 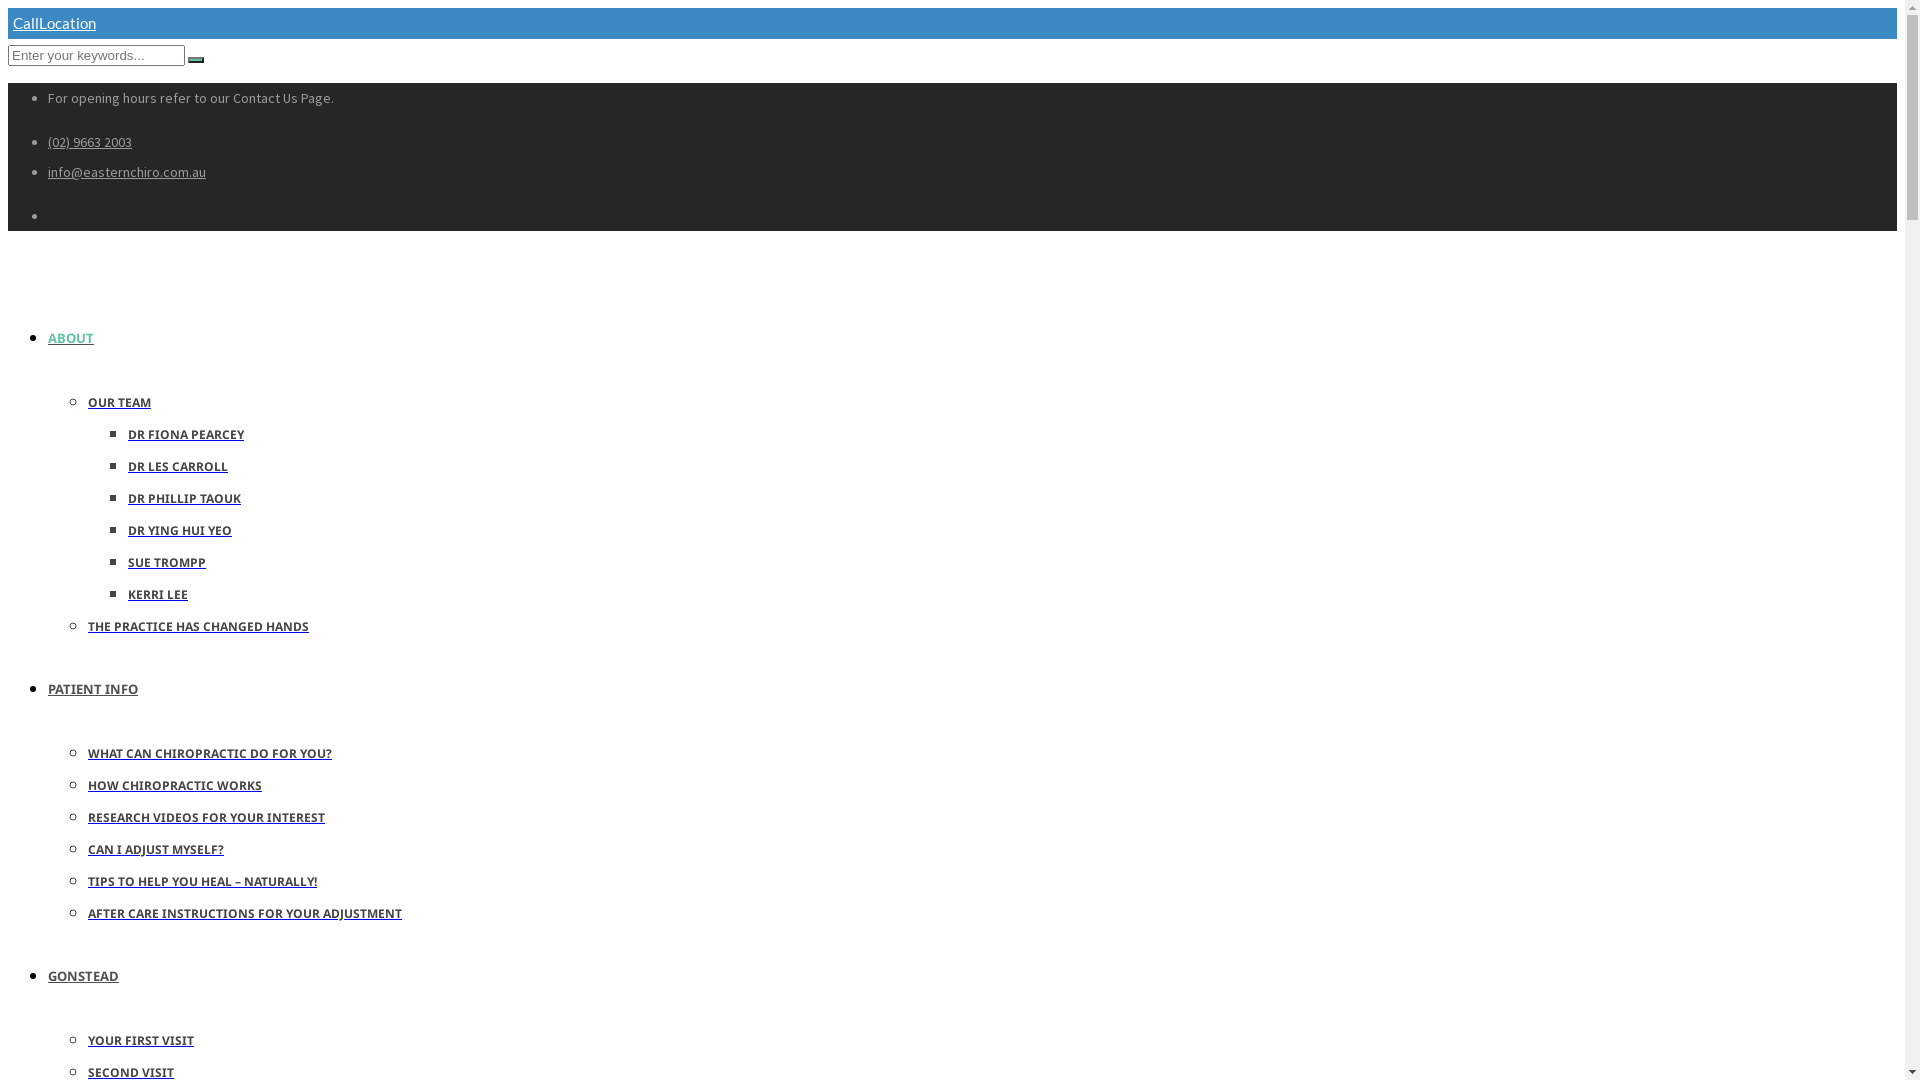 What do you see at coordinates (186, 433) in the screenshot?
I see `'DR FIONA PEARCEY'` at bounding box center [186, 433].